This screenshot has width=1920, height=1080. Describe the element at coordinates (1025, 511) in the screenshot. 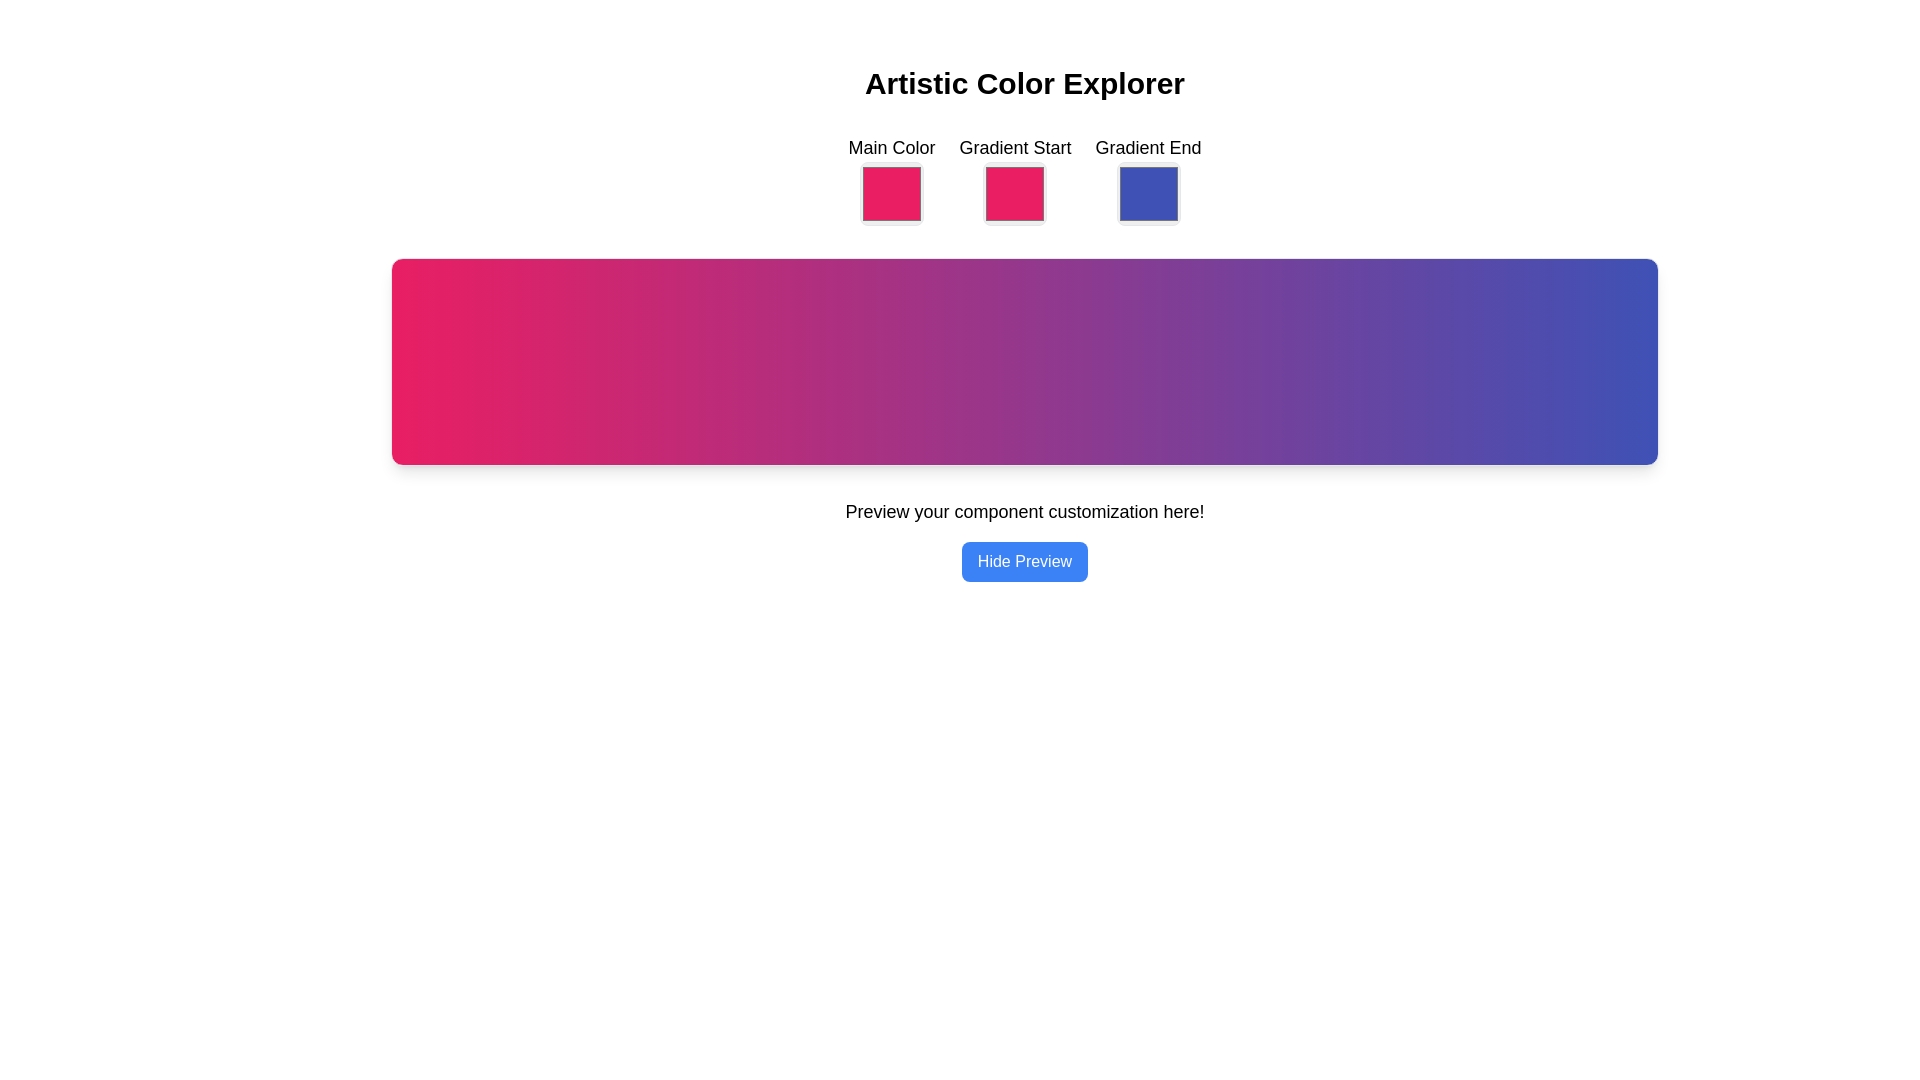

I see `the static text label that reads 'Preview your component customization here!', which is prominently displayed above the 'Hide Preview' button` at that location.